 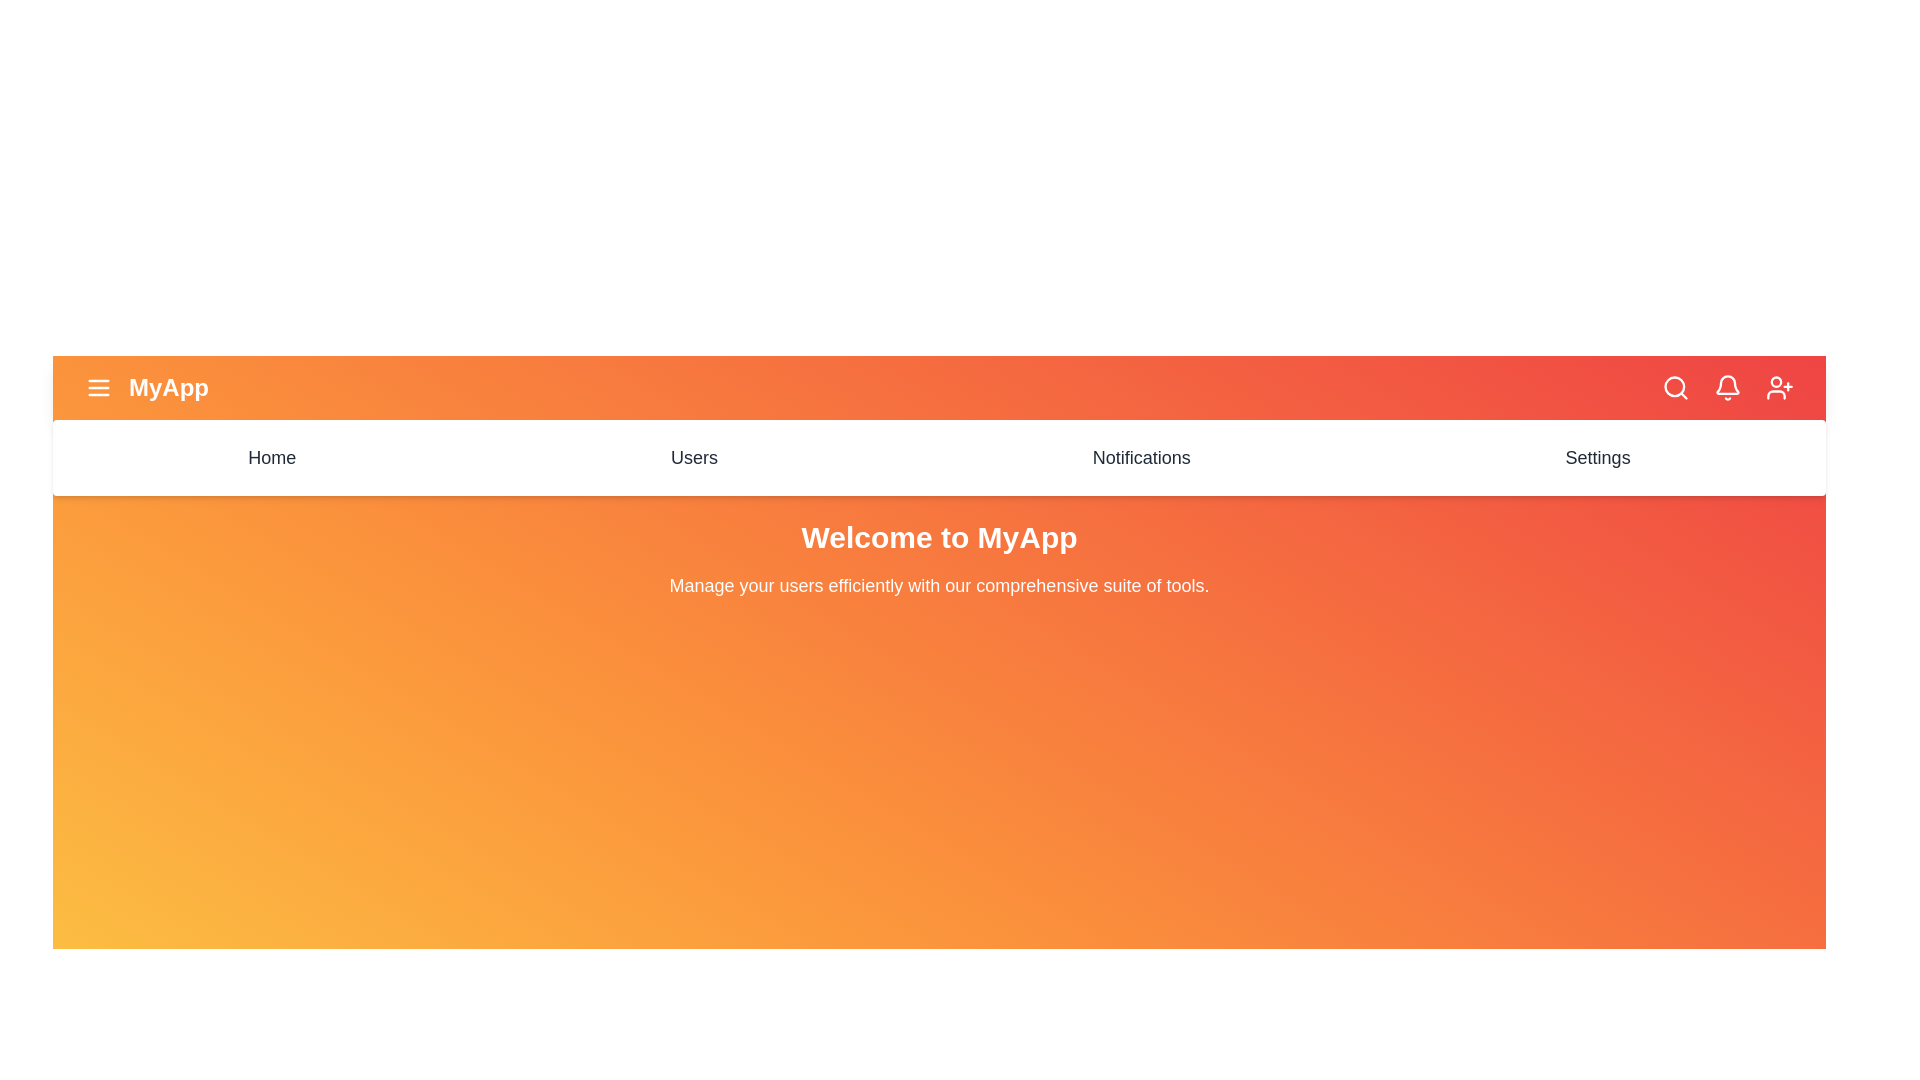 I want to click on the search icon in the header, so click(x=1675, y=388).